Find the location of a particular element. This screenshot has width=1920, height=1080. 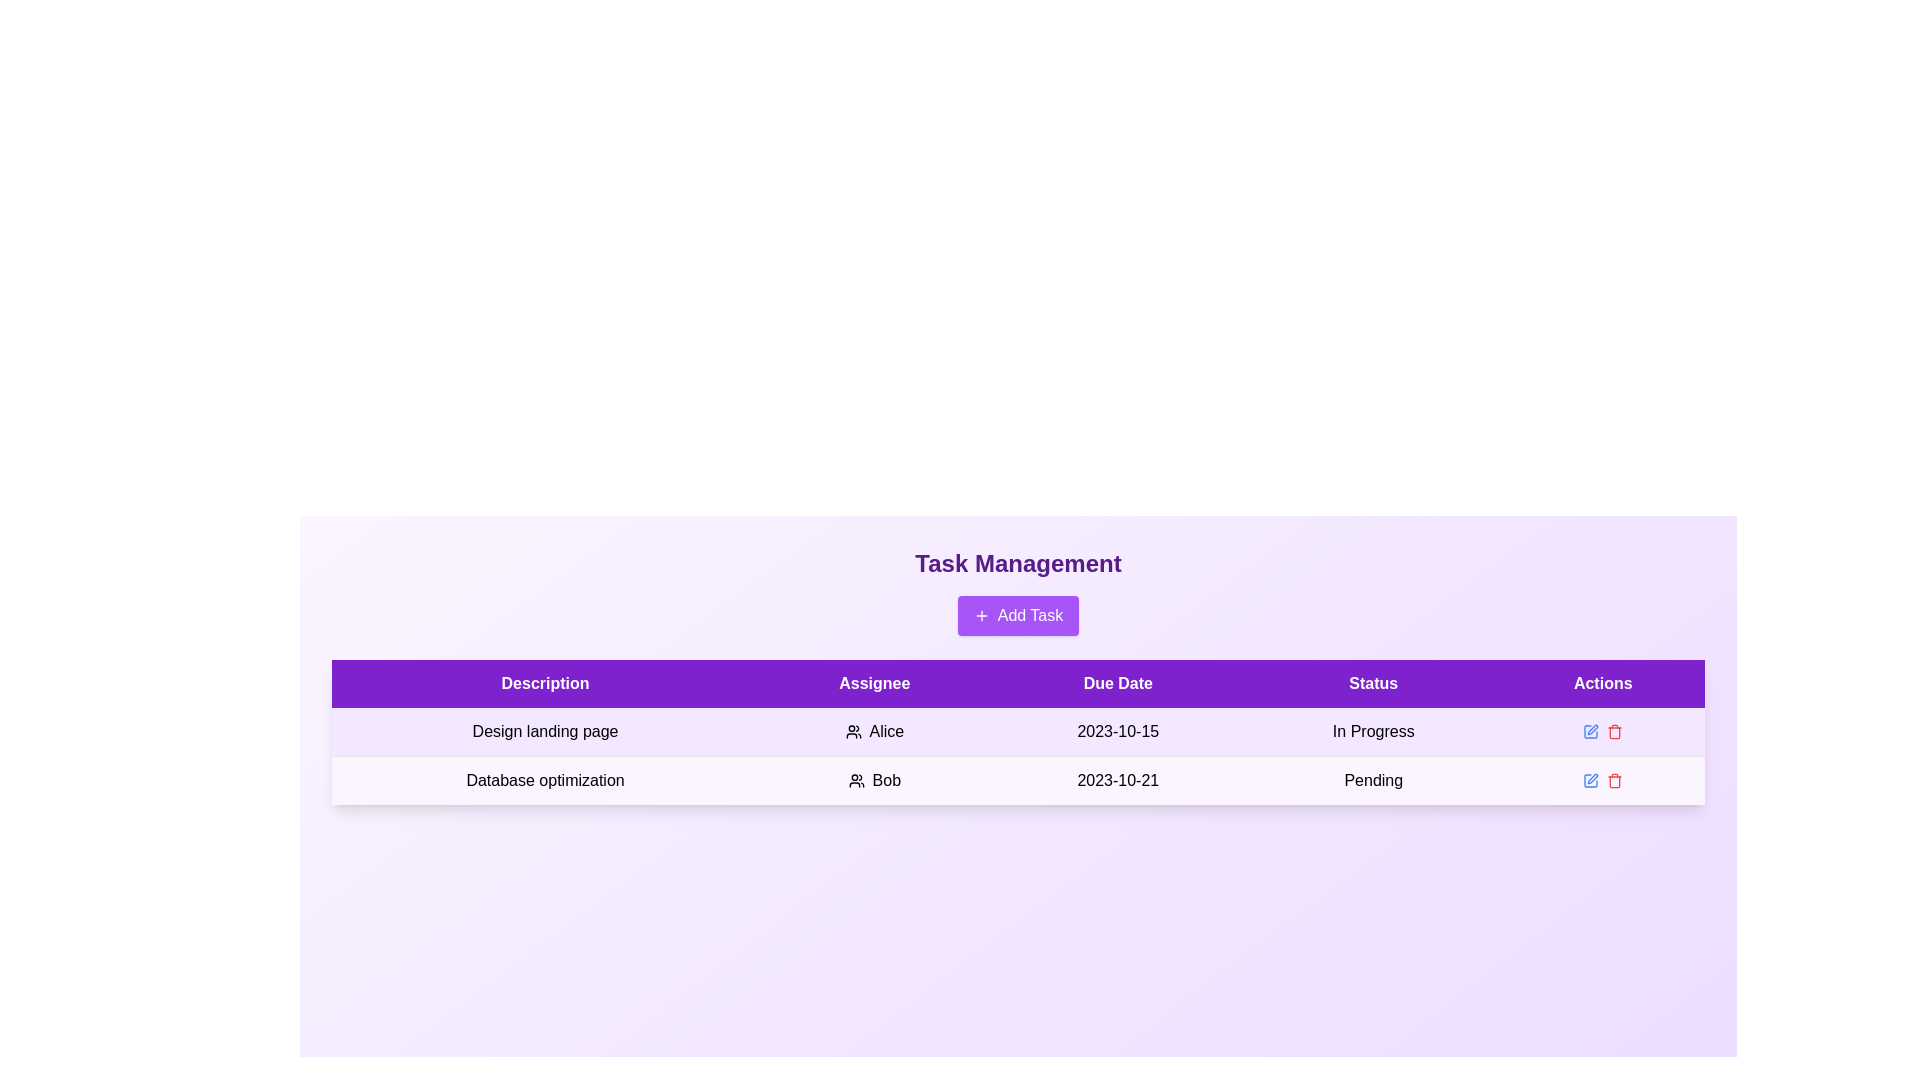

the small outline-style icon resembling two people, located to the left of the text 'Bob' in the 'Assignee' section of the second row of the table is located at coordinates (856, 779).